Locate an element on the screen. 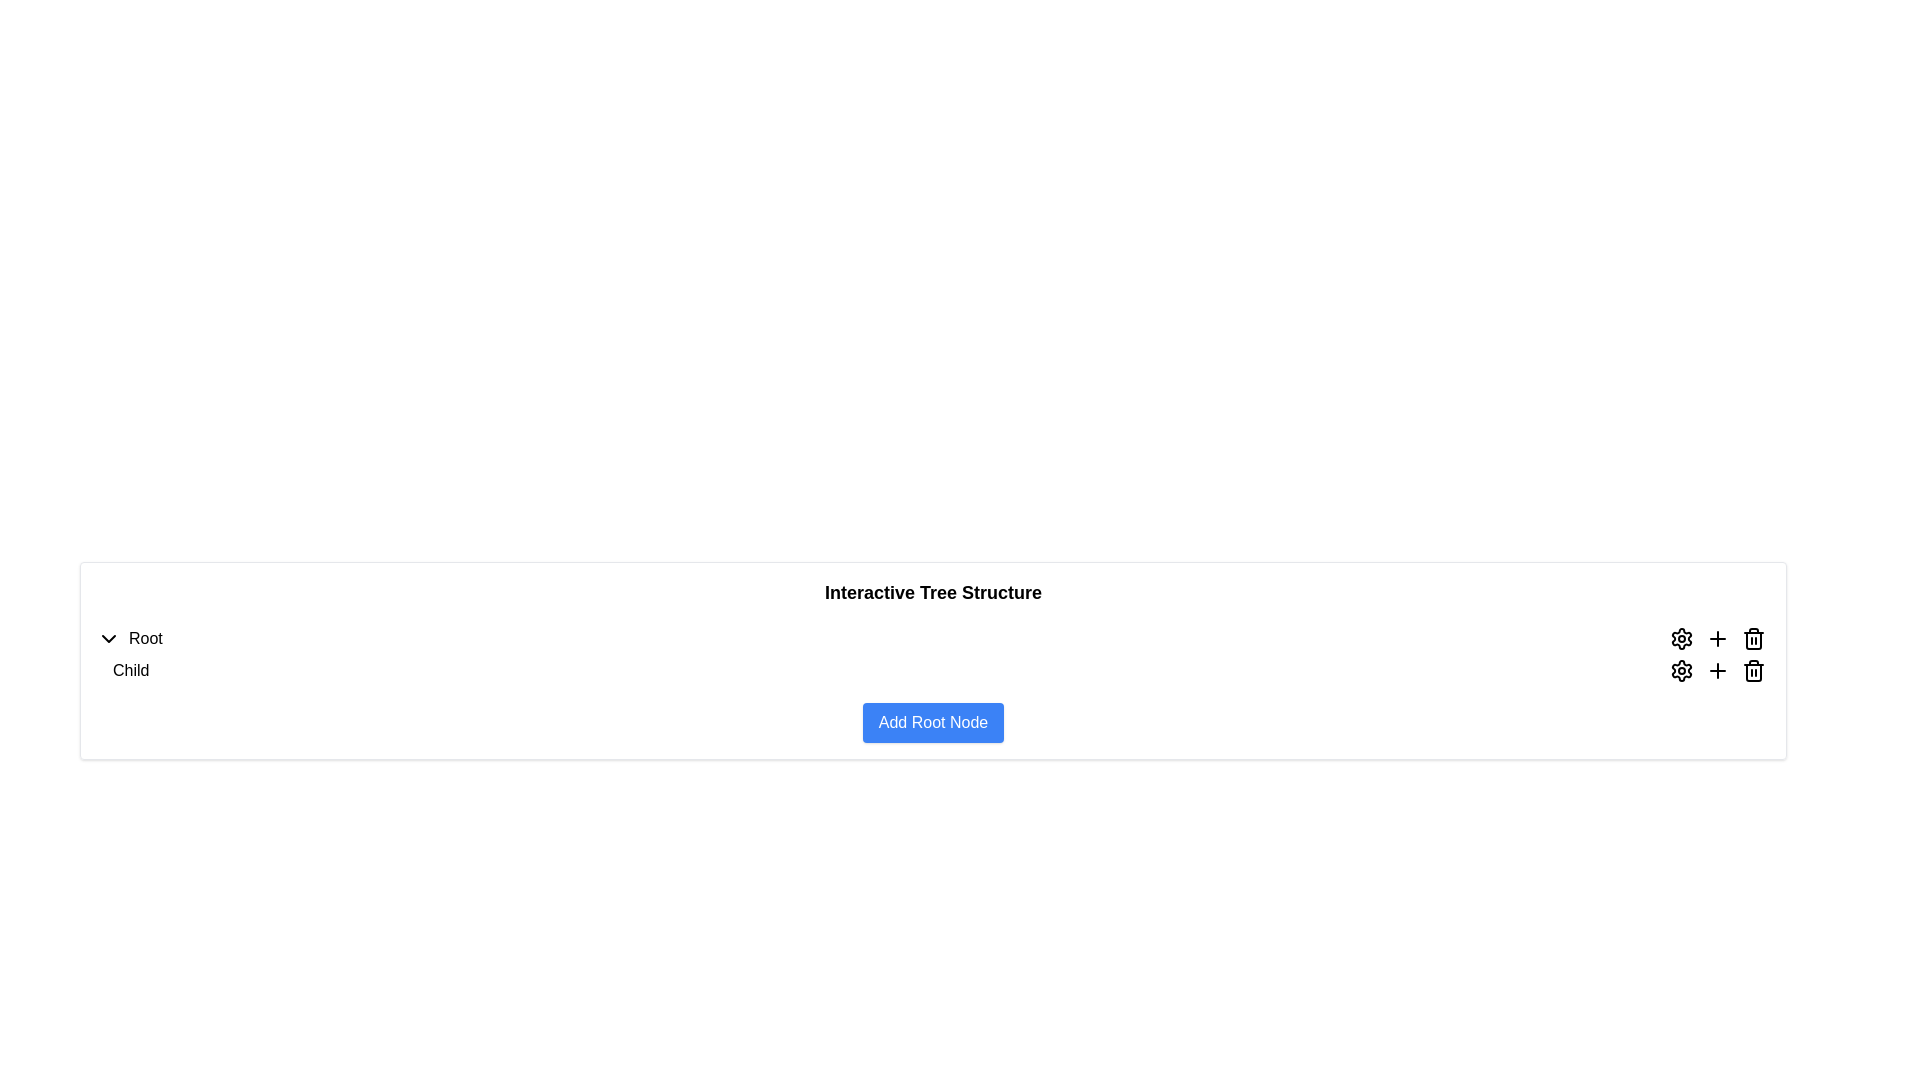 The height and width of the screenshot is (1080, 1920). the Dropdown toggle icon, which is a small downward-facing chevron located to the left of the text 'Root' is located at coordinates (108, 639).